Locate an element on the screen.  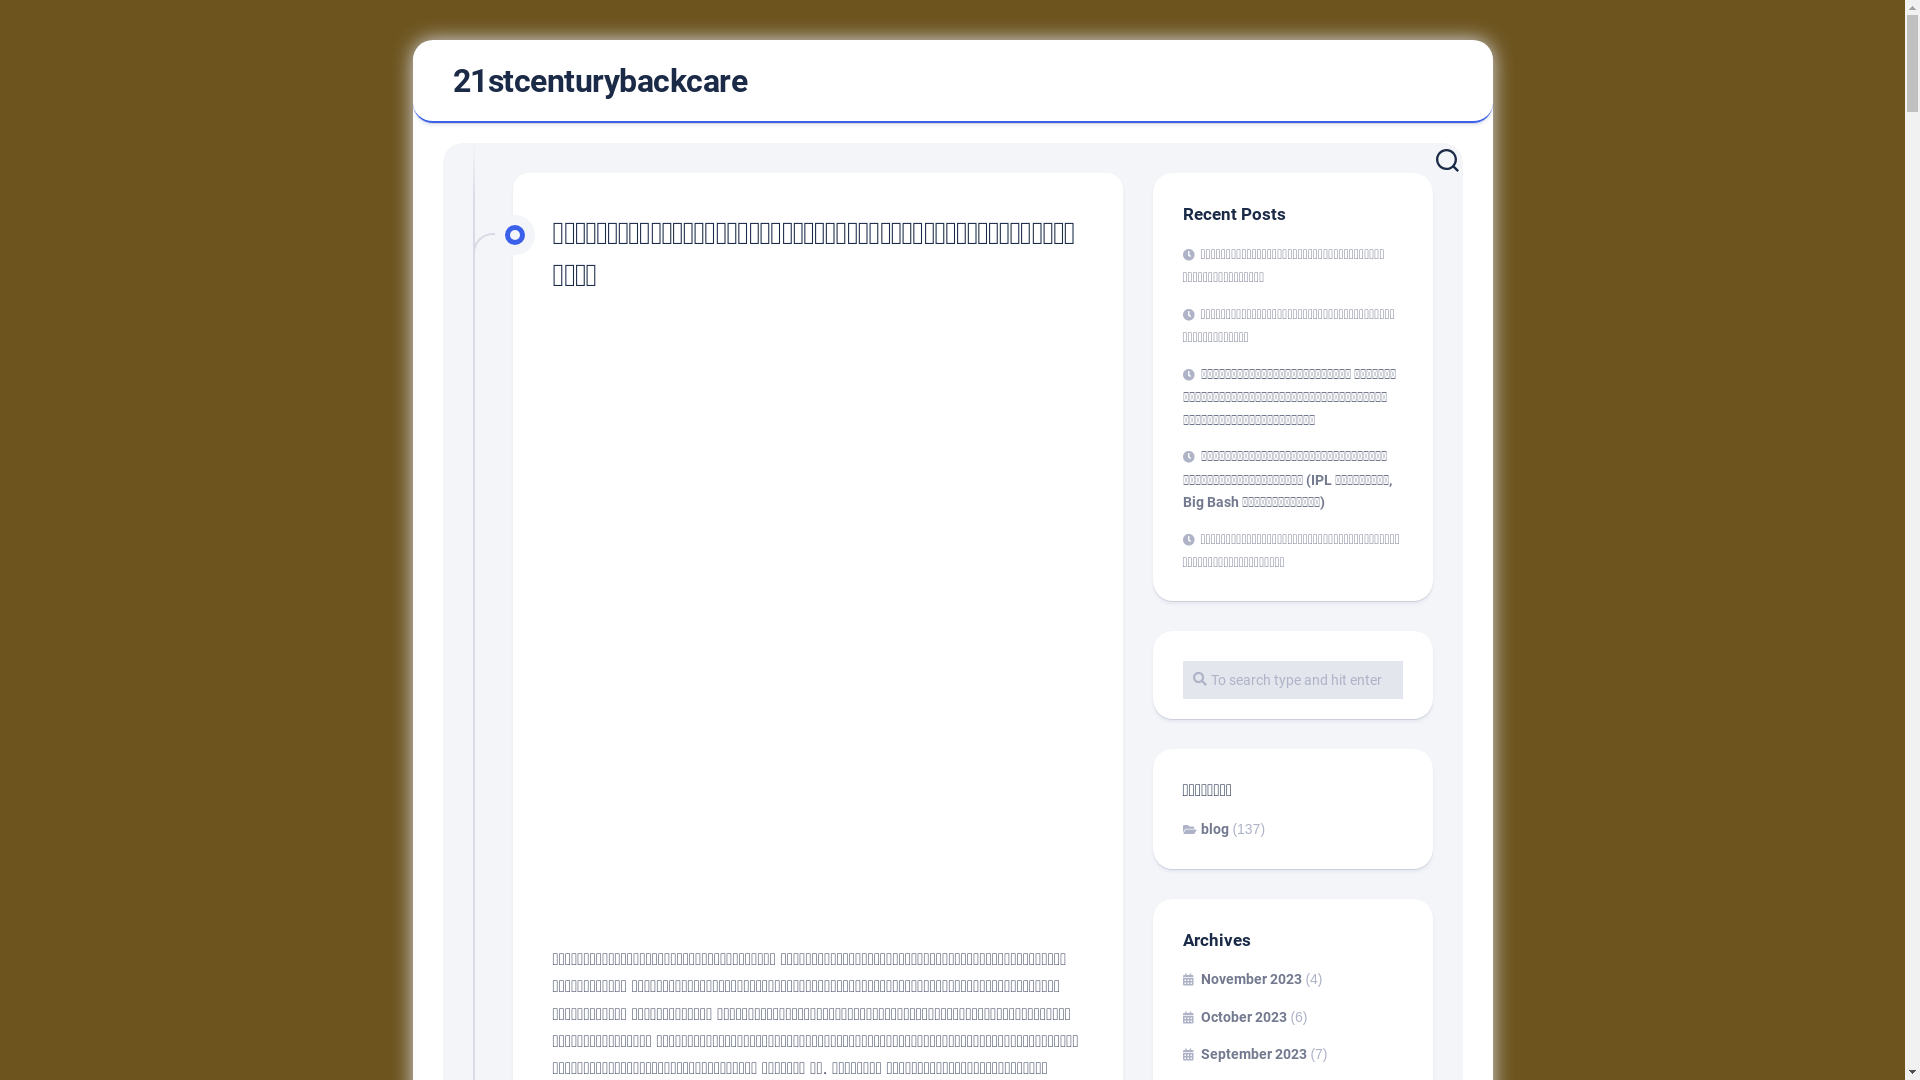
'September 2023' is located at coordinates (1242, 1052).